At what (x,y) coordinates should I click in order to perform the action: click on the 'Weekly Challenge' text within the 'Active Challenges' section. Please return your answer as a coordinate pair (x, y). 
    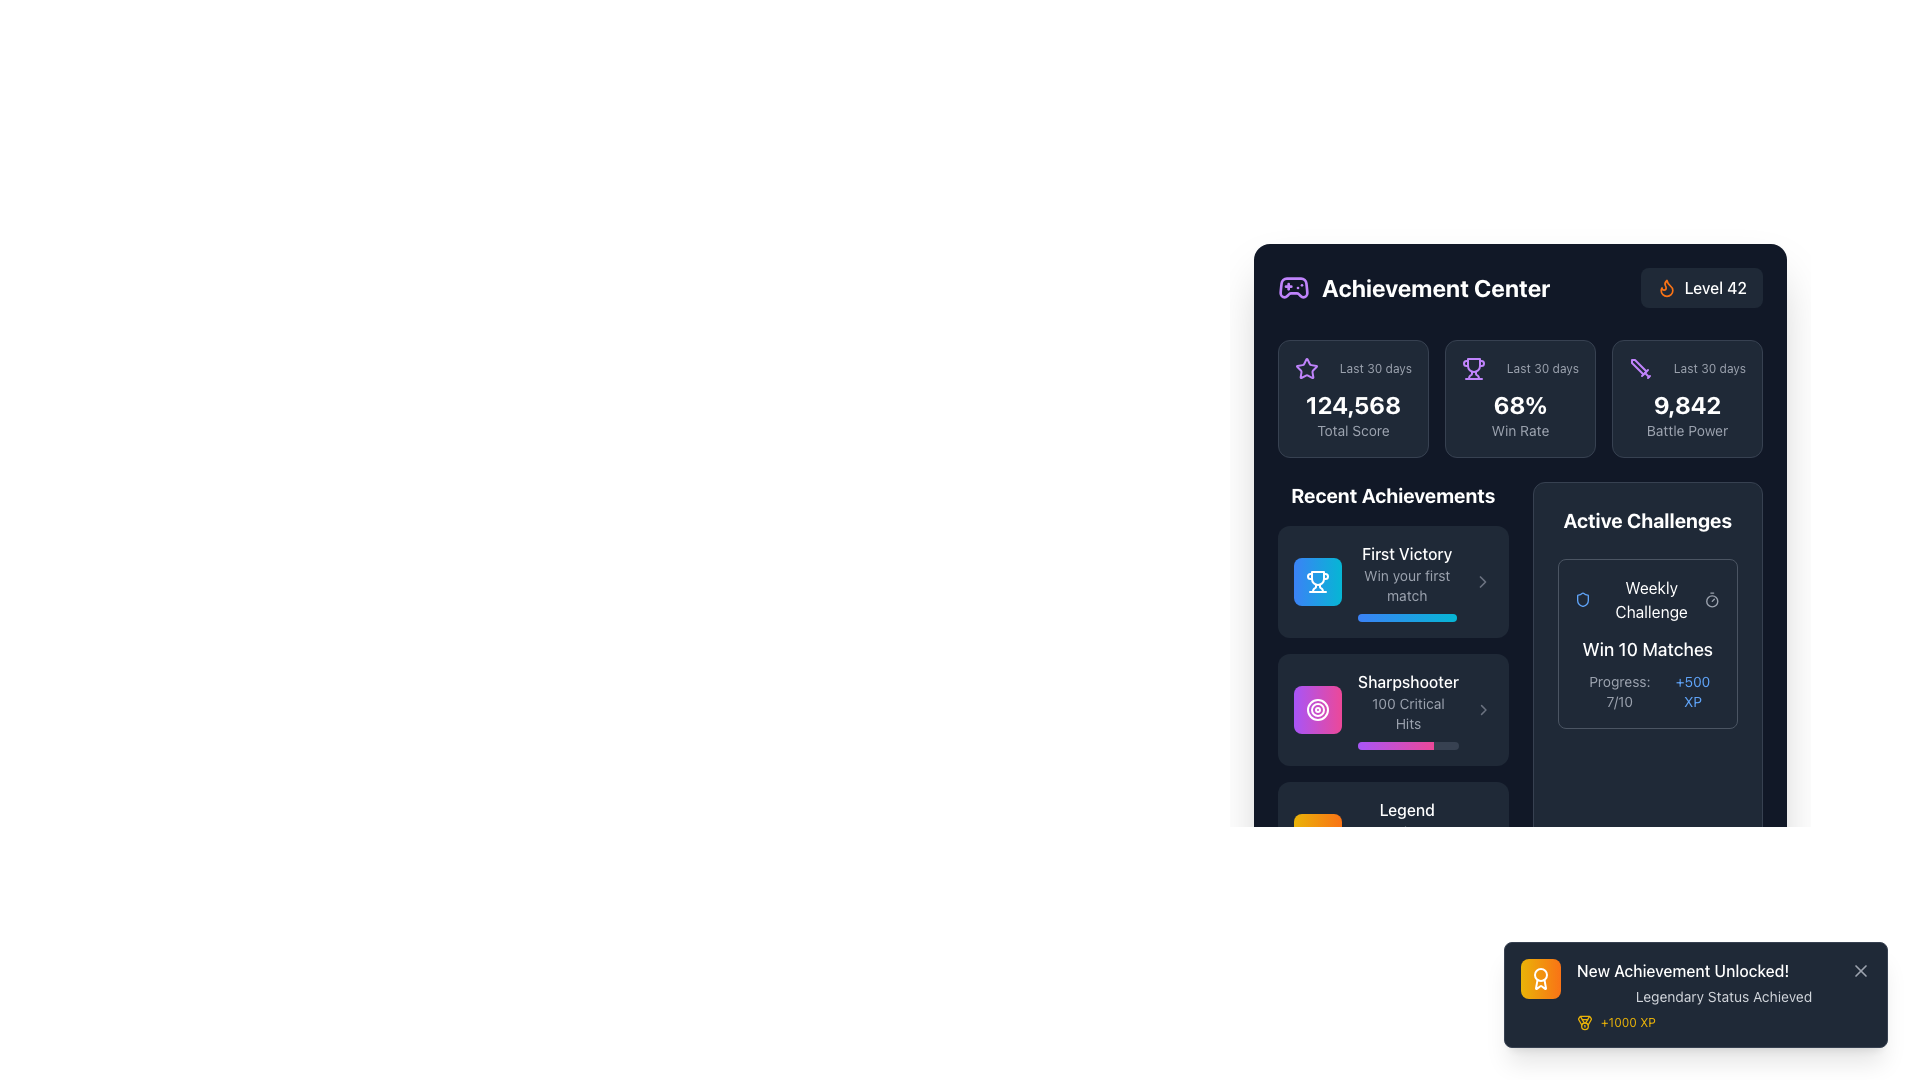
    Looking at the image, I should click on (1639, 599).